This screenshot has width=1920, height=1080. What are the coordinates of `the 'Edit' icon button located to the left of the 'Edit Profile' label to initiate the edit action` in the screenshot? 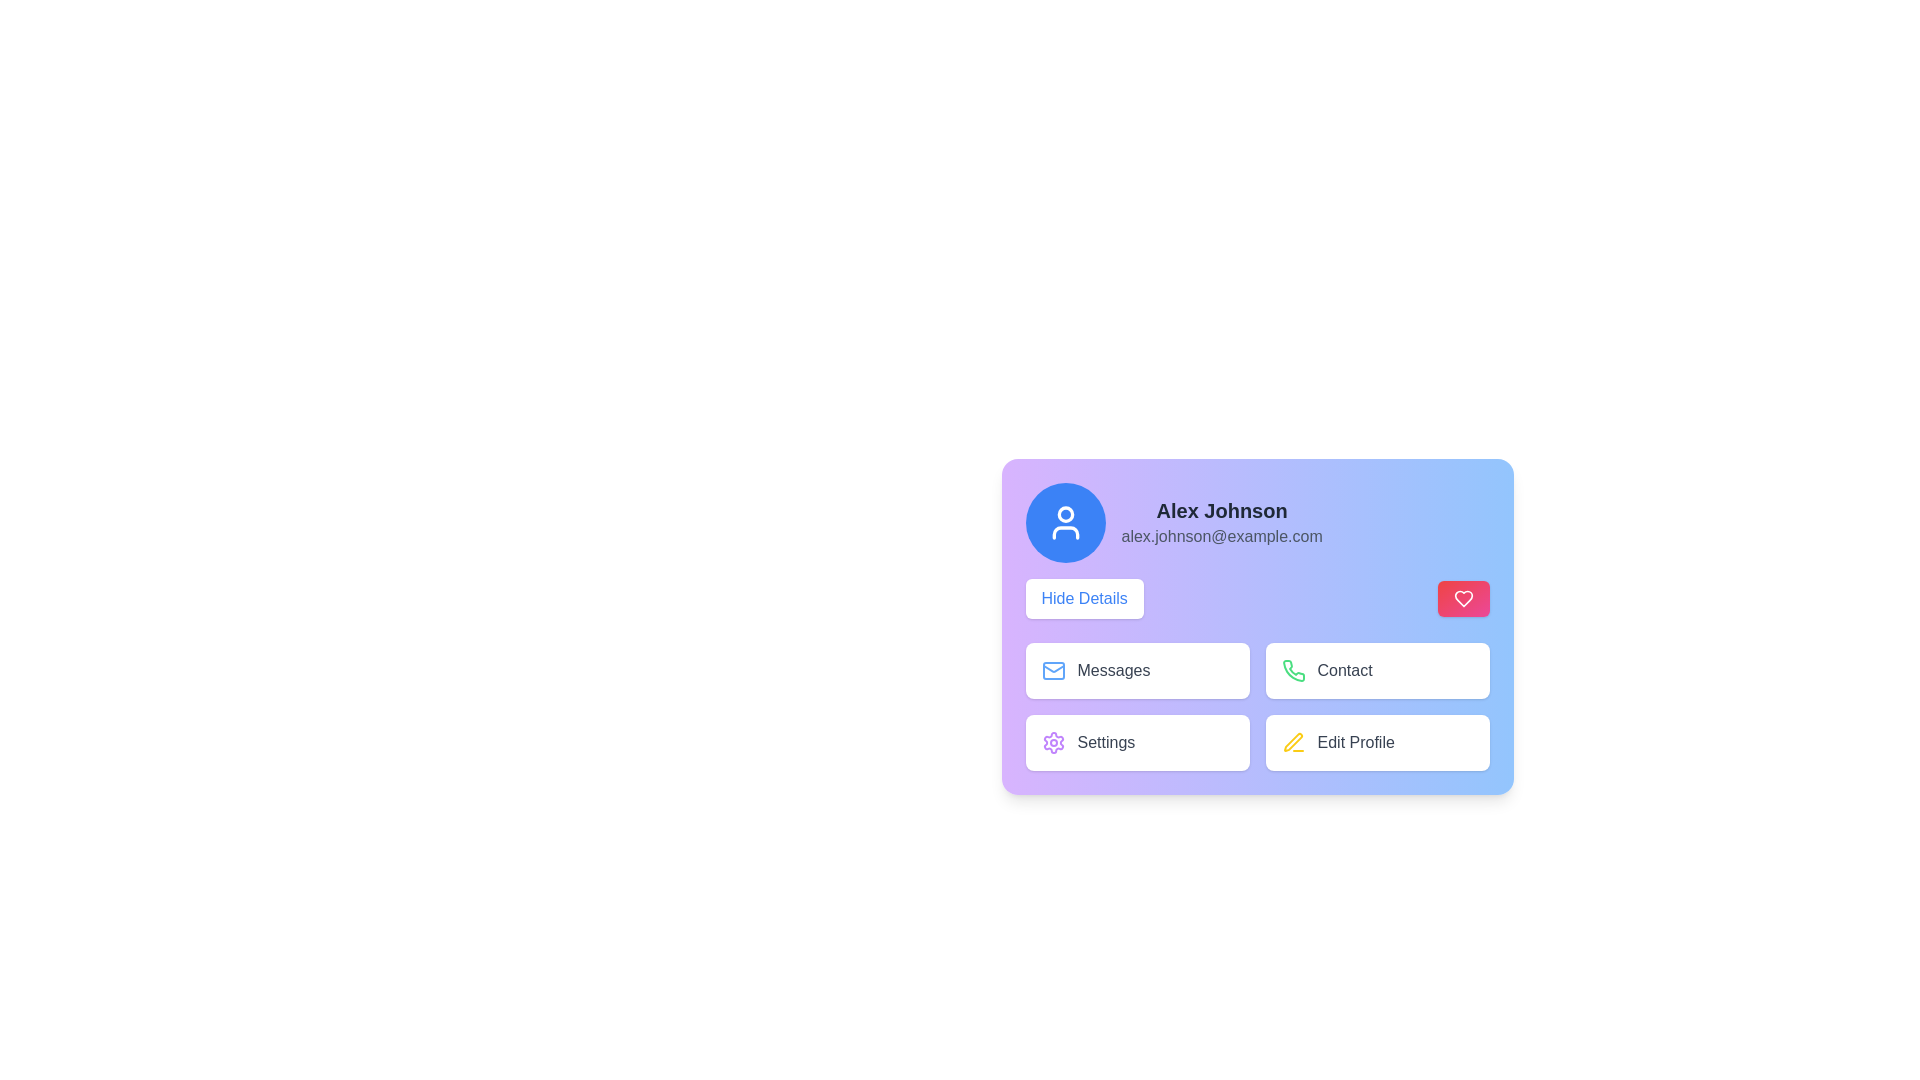 It's located at (1293, 743).